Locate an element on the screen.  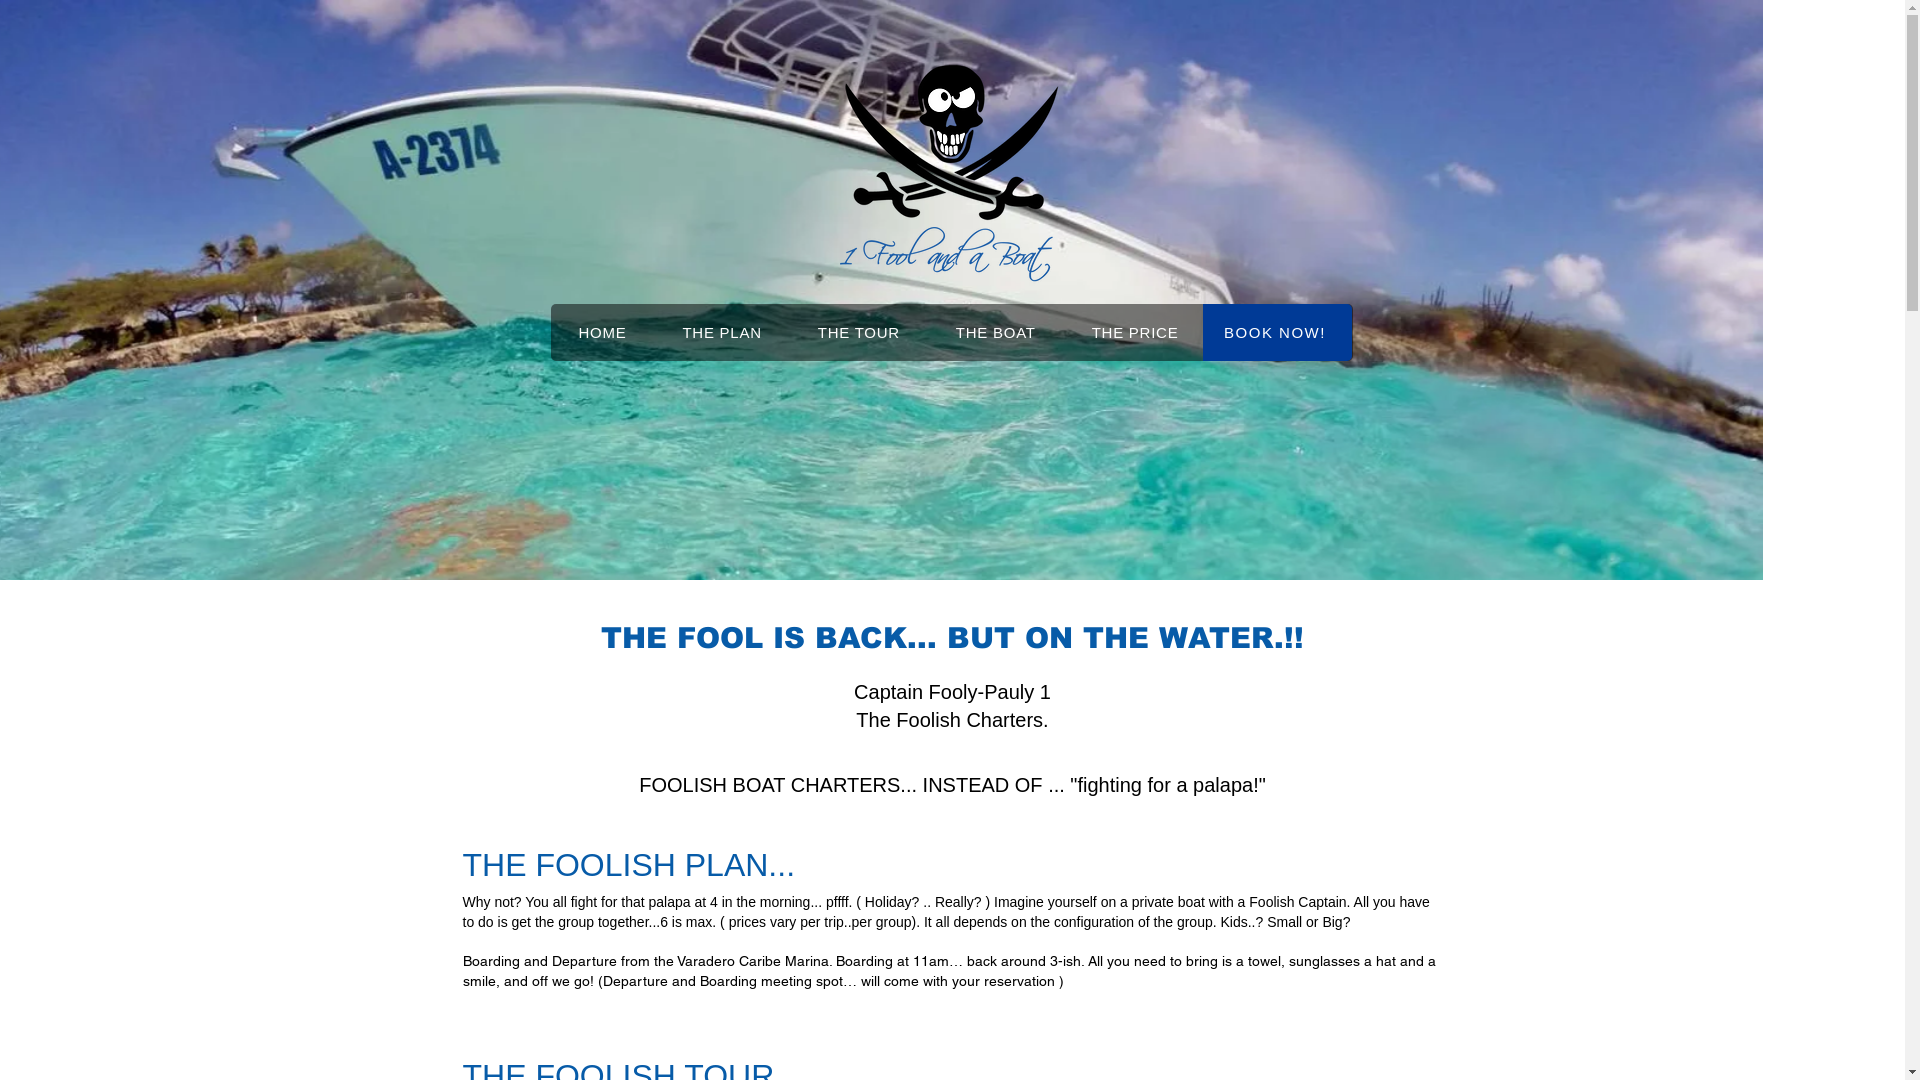
'THE PRICE' is located at coordinates (1135, 331).